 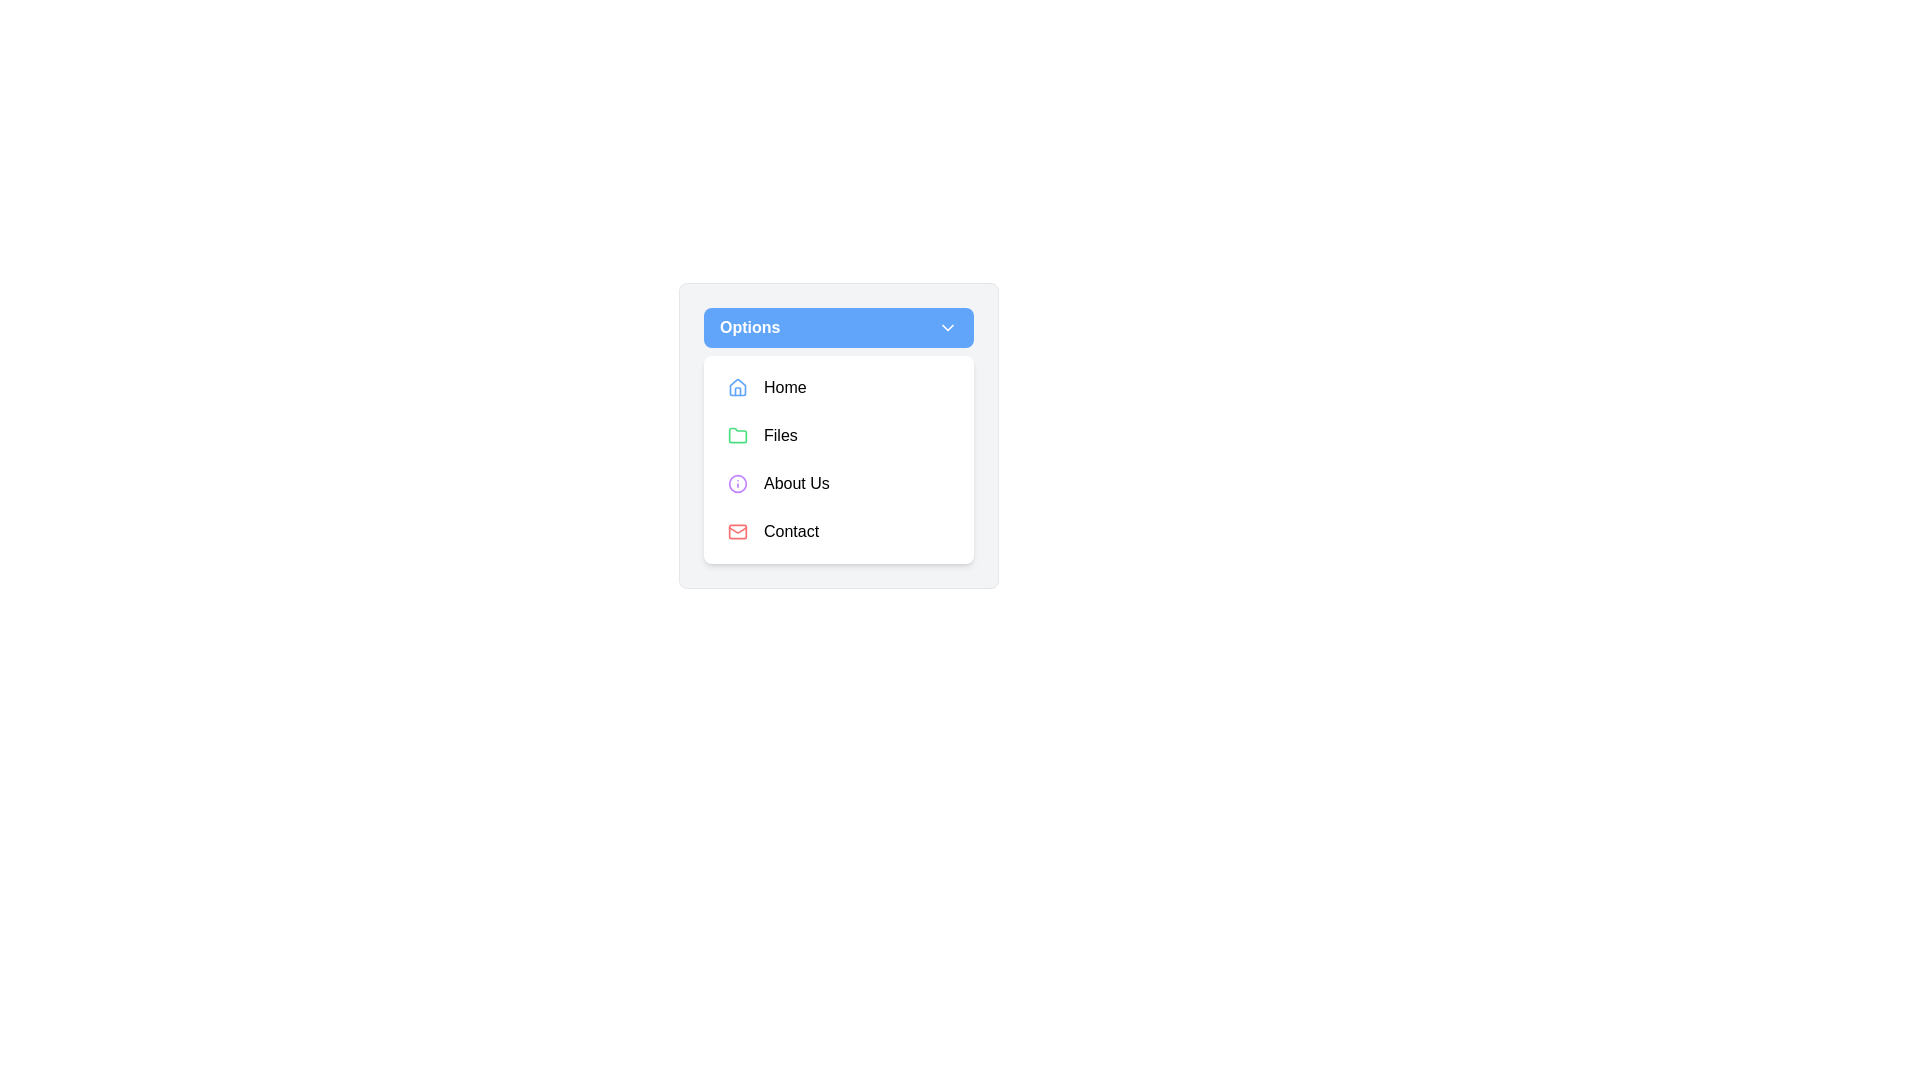 I want to click on the third menu item button that leads to the 'About Us' page, so click(x=839, y=483).